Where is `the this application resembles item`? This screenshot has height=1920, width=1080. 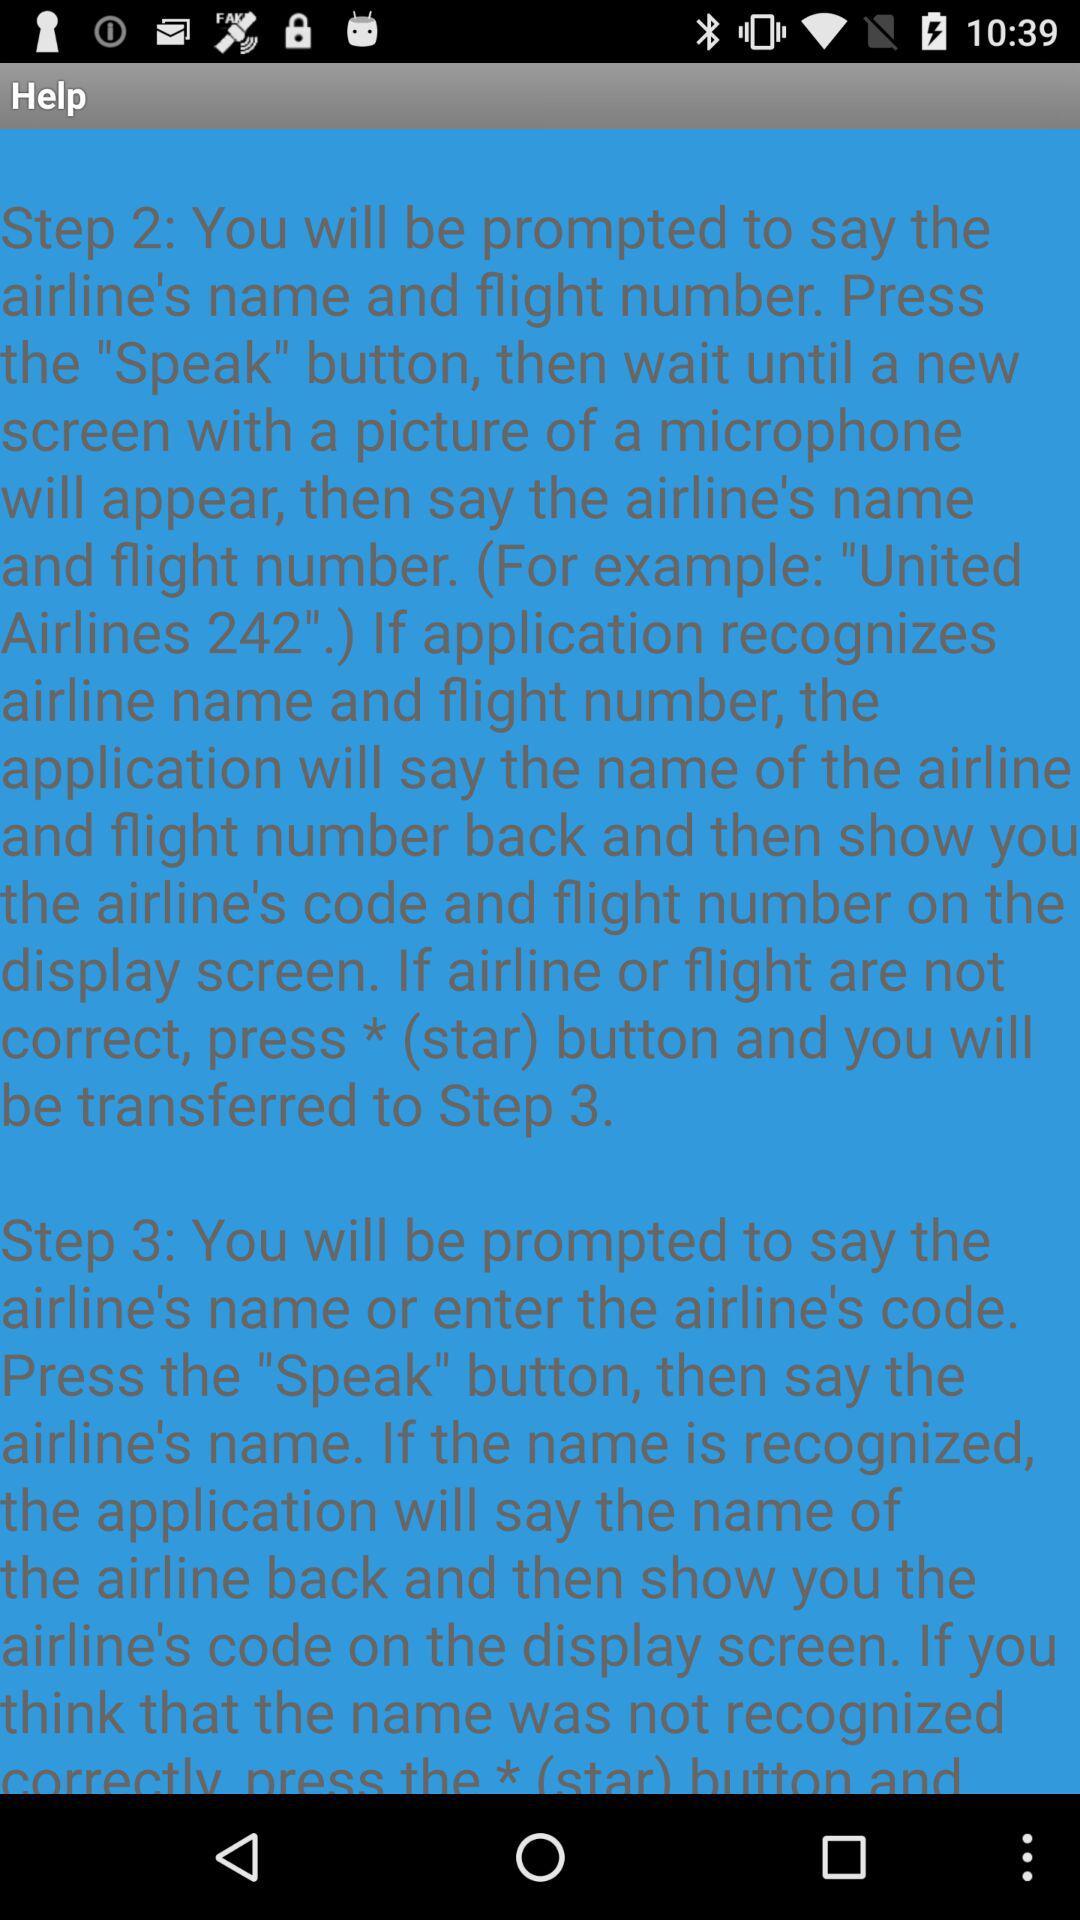
the this application resembles item is located at coordinates (540, 961).